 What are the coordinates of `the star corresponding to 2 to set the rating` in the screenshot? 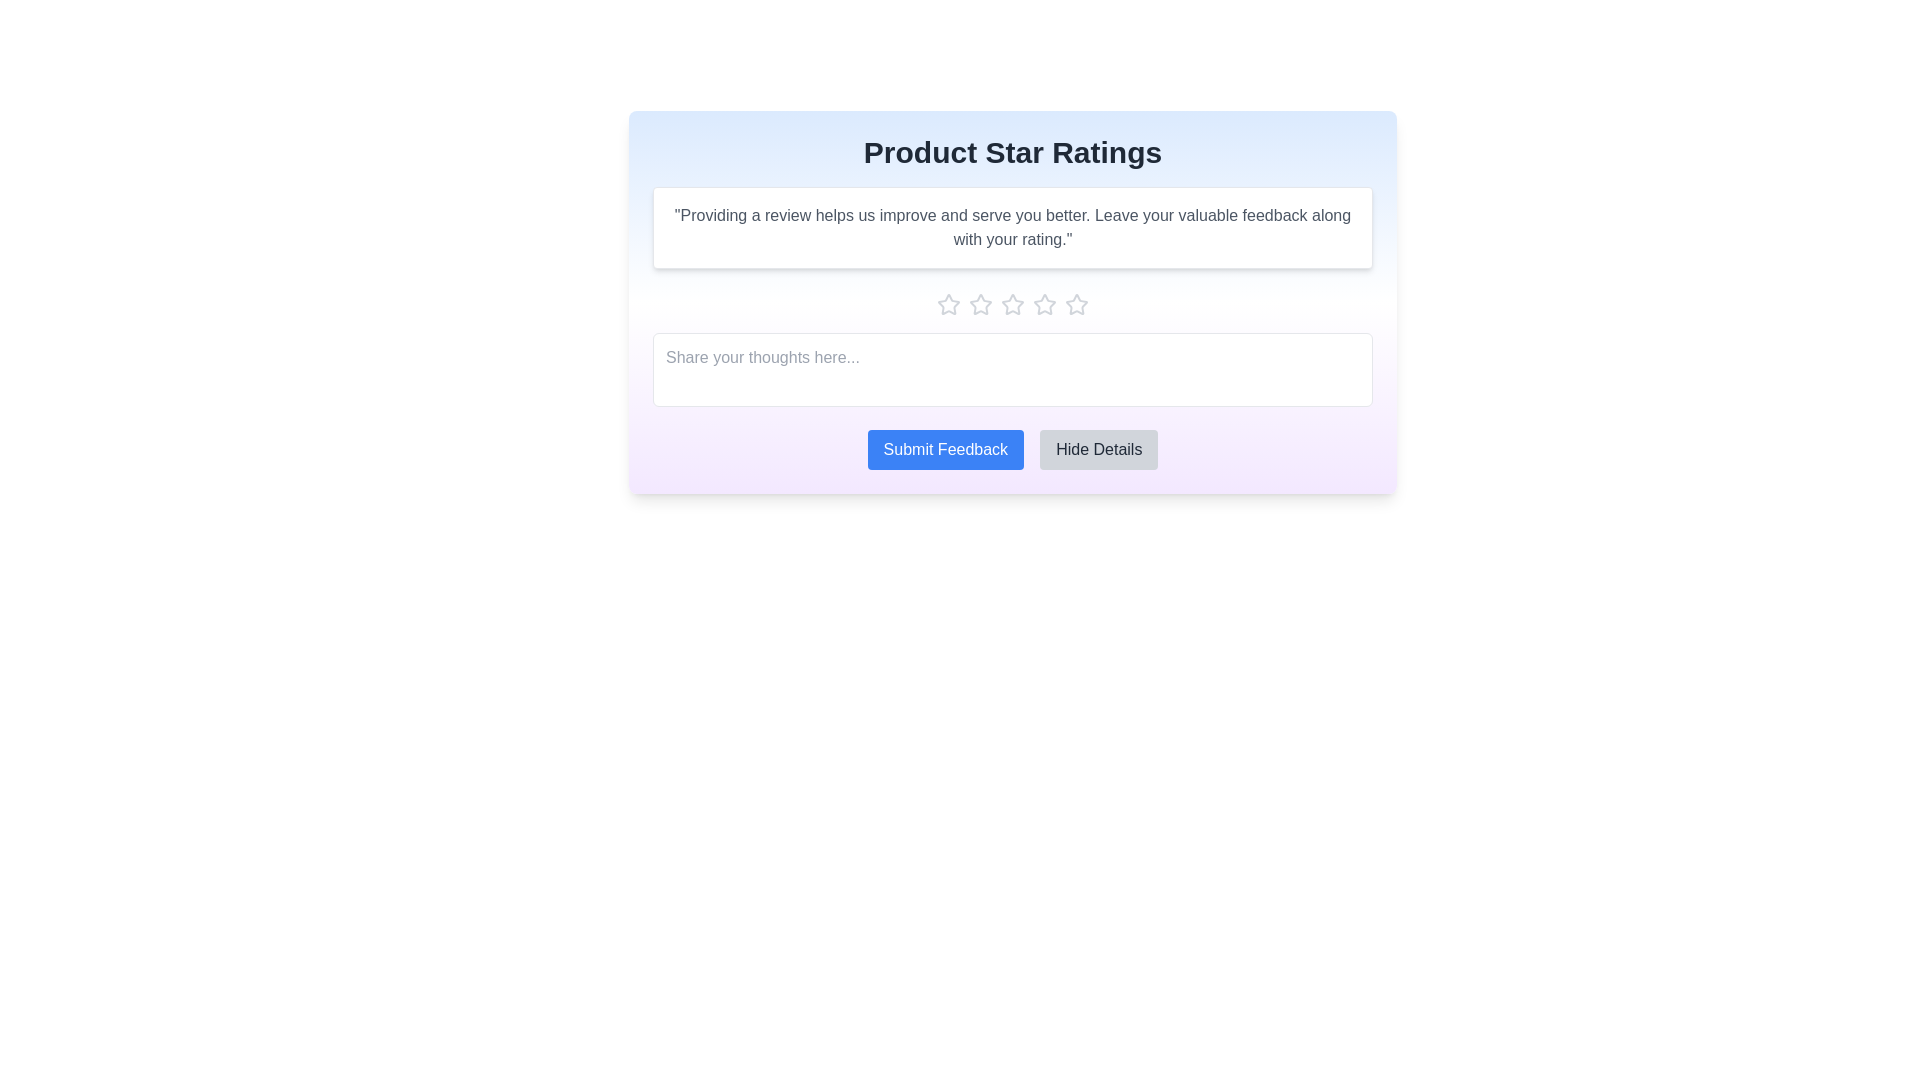 It's located at (980, 304).